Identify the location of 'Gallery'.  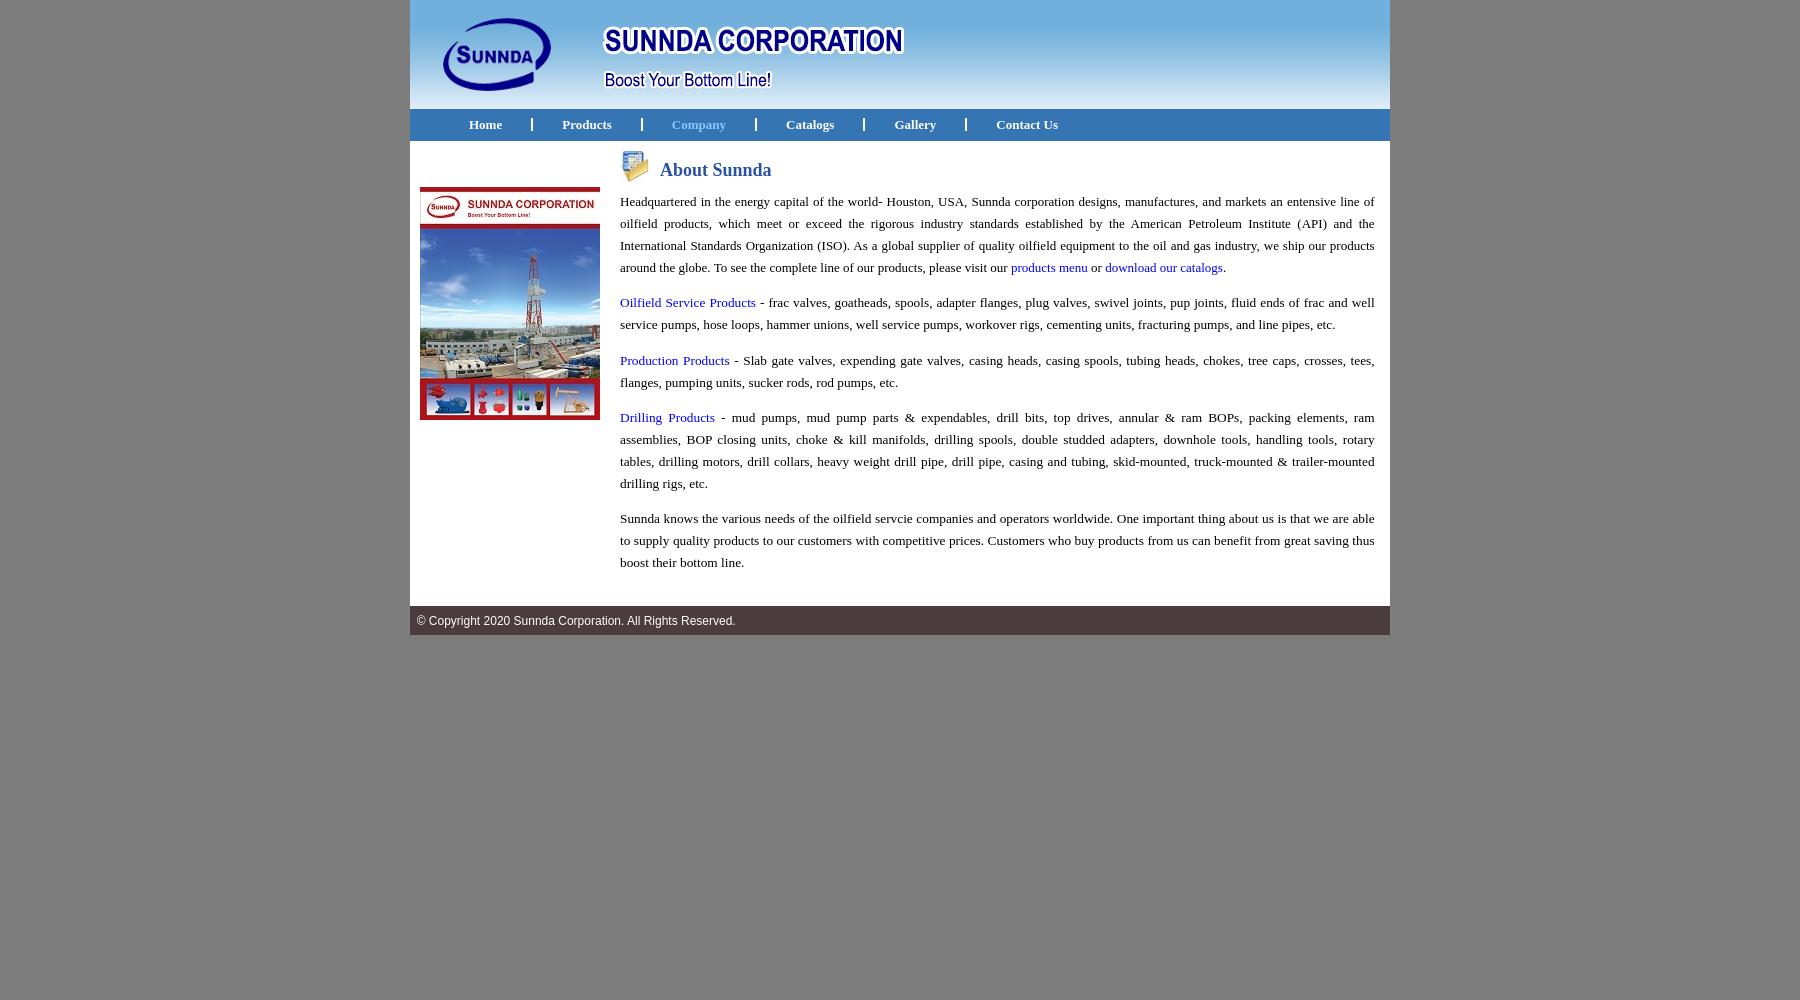
(913, 123).